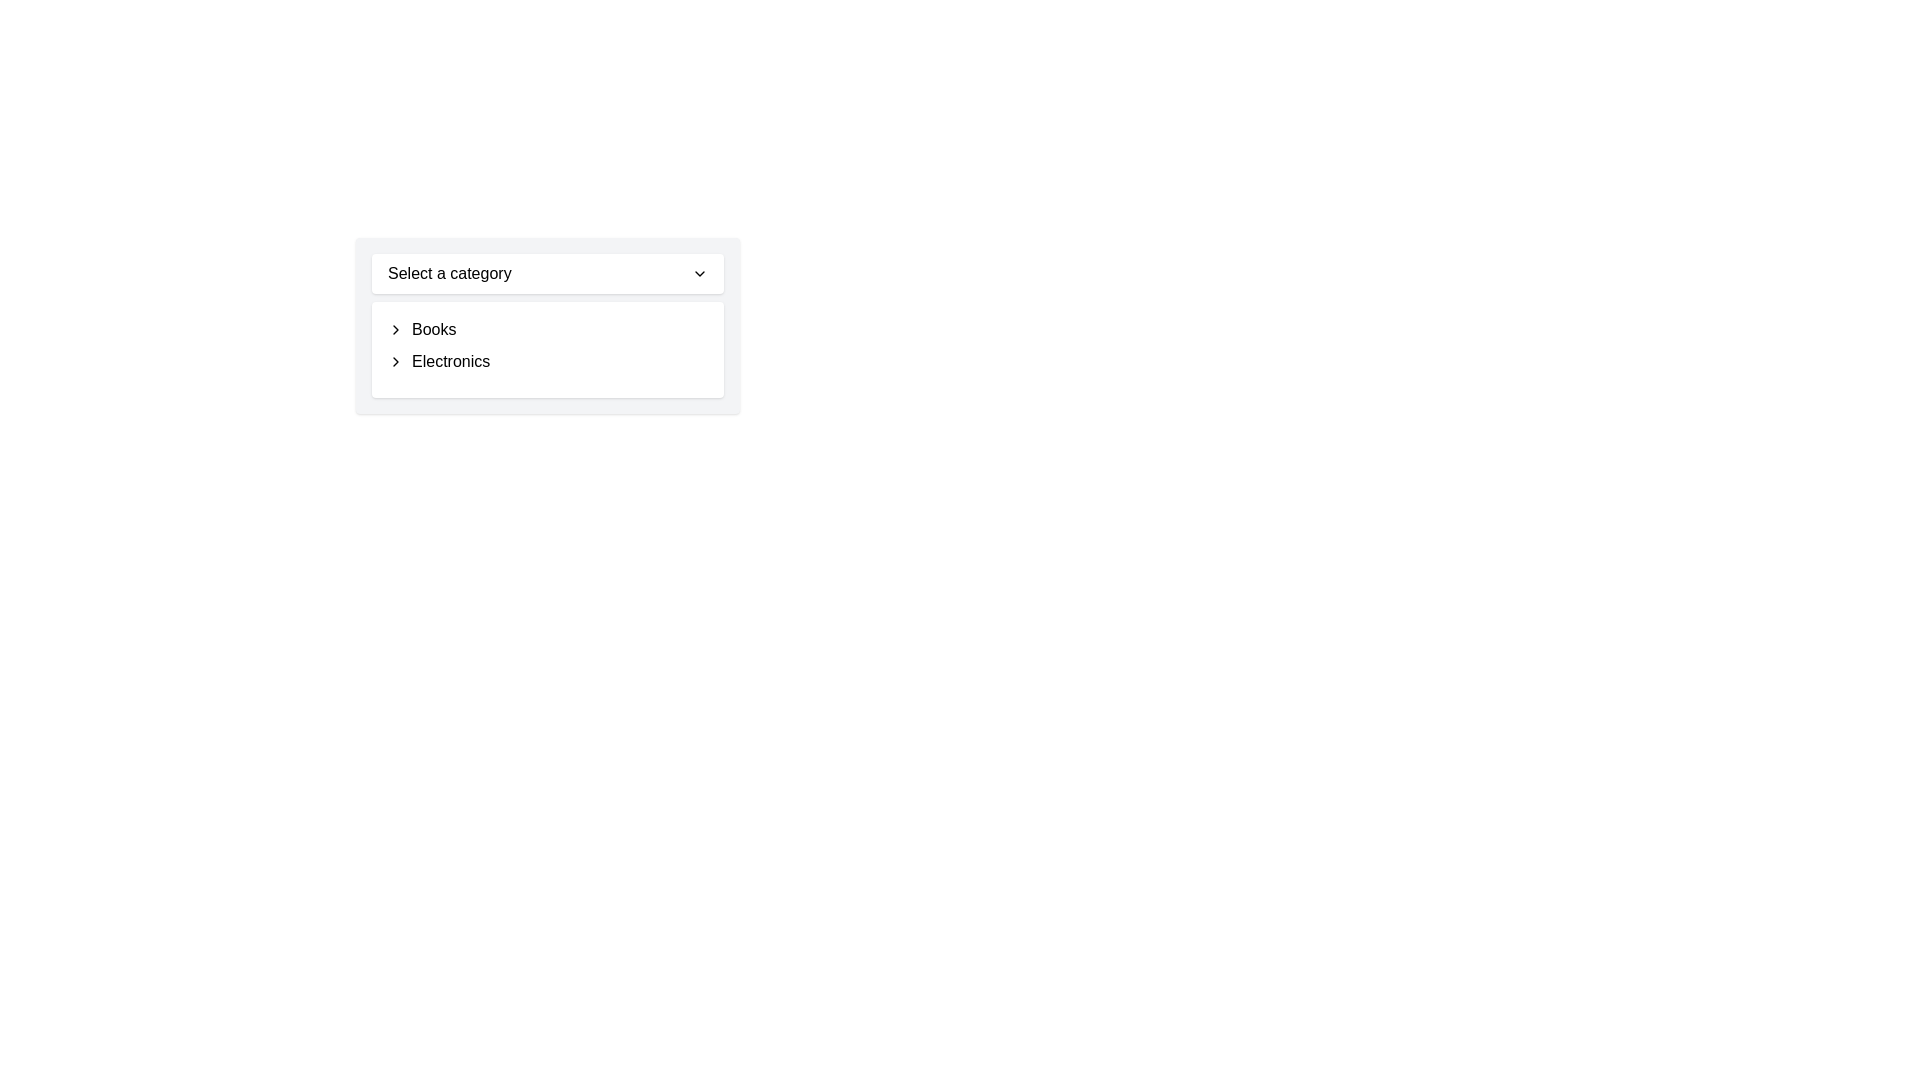 This screenshot has height=1080, width=1920. I want to click on the chevron down icon located at the right edge of the 'Select a category' dropdown button, so click(700, 273).